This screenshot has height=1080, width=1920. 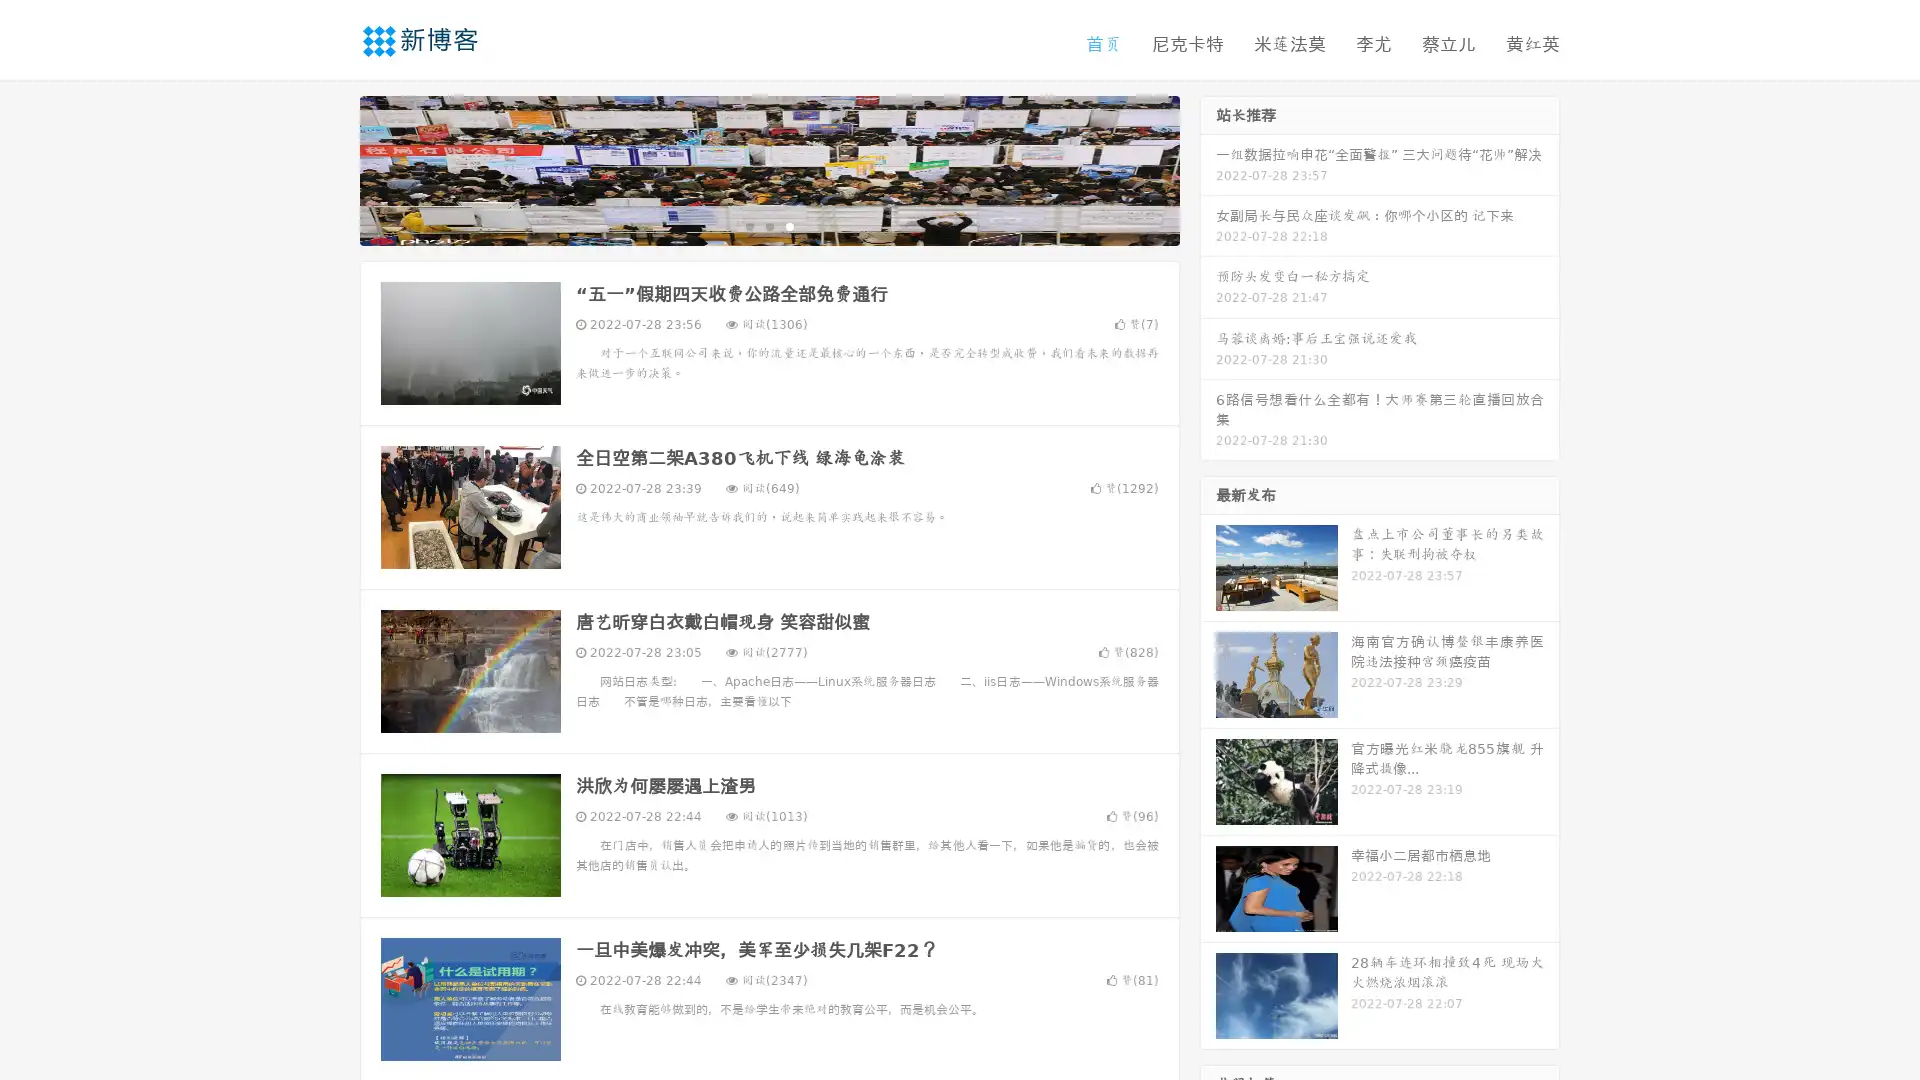 I want to click on Go to slide 2, so click(x=768, y=225).